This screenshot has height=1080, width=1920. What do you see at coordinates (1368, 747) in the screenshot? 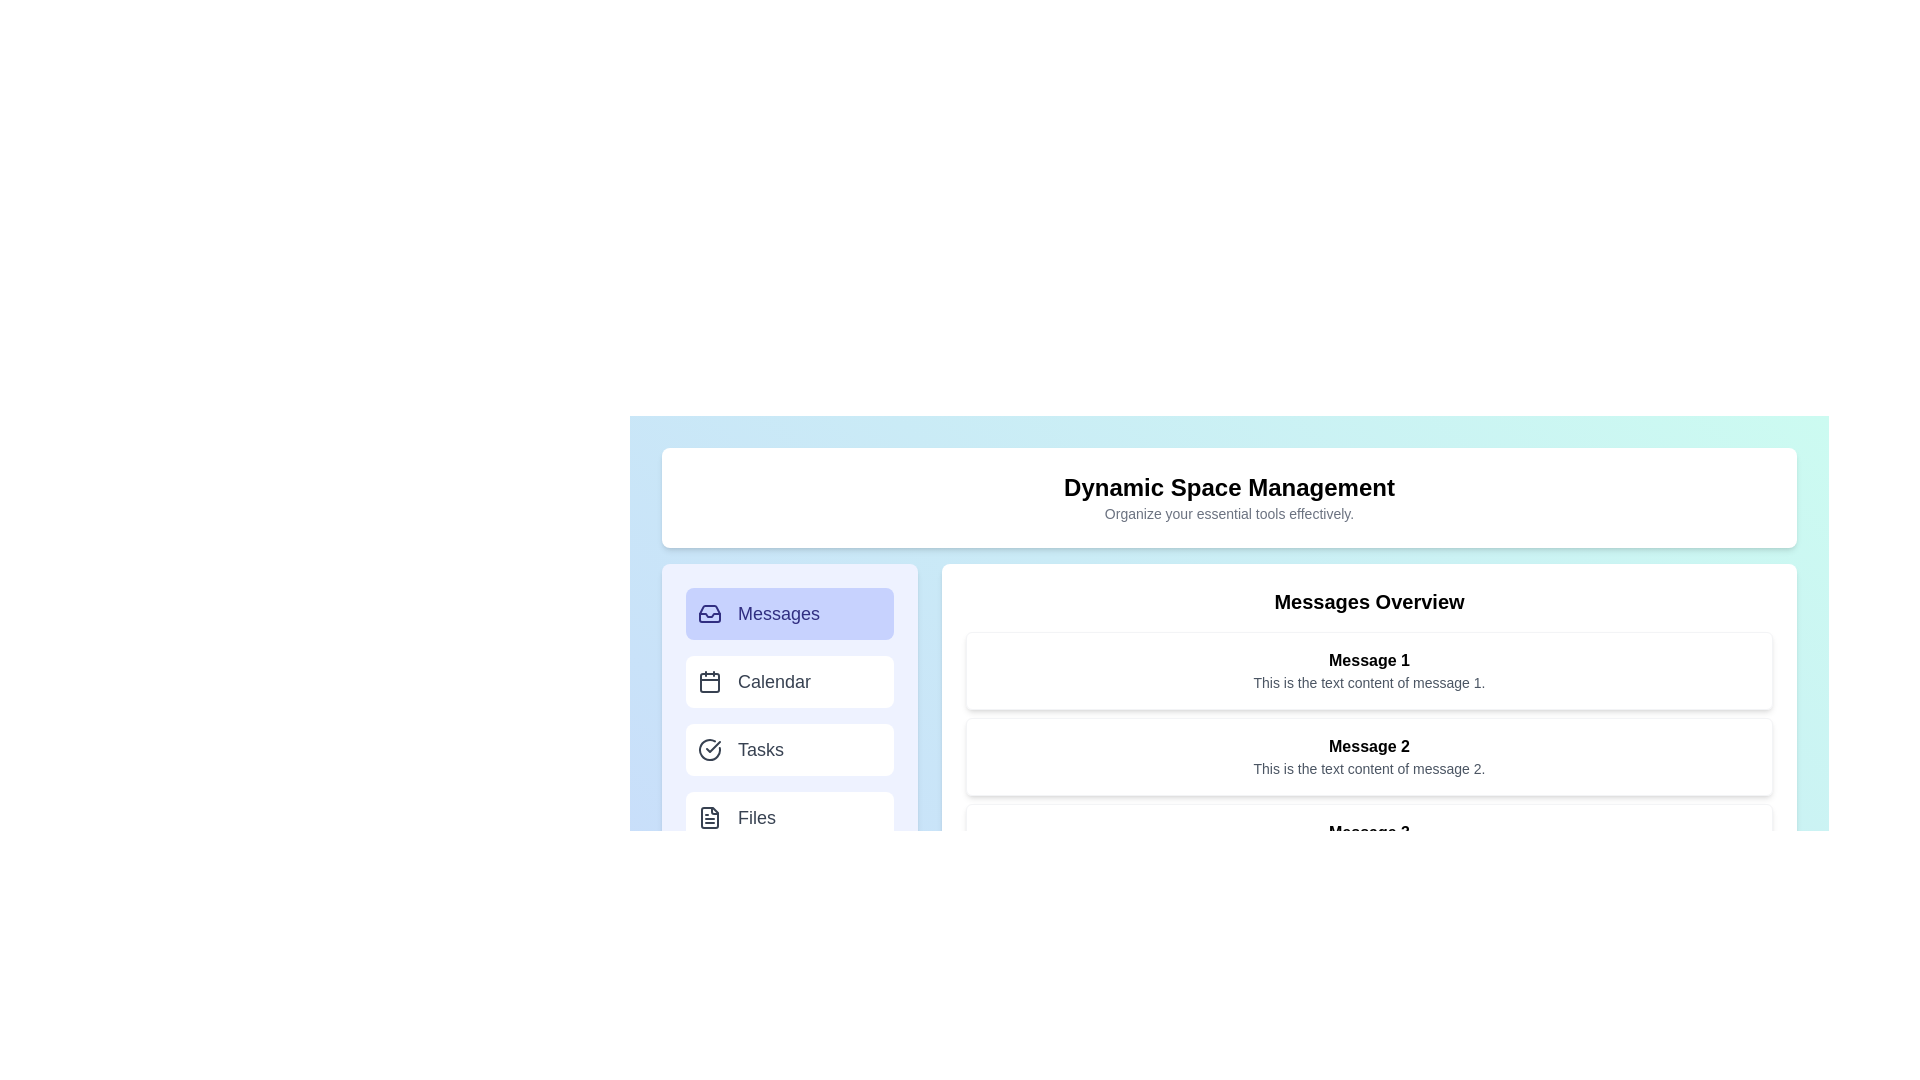
I see `text of the Text label that serves as a title or headline for the second message card in the list of message cards` at bounding box center [1368, 747].